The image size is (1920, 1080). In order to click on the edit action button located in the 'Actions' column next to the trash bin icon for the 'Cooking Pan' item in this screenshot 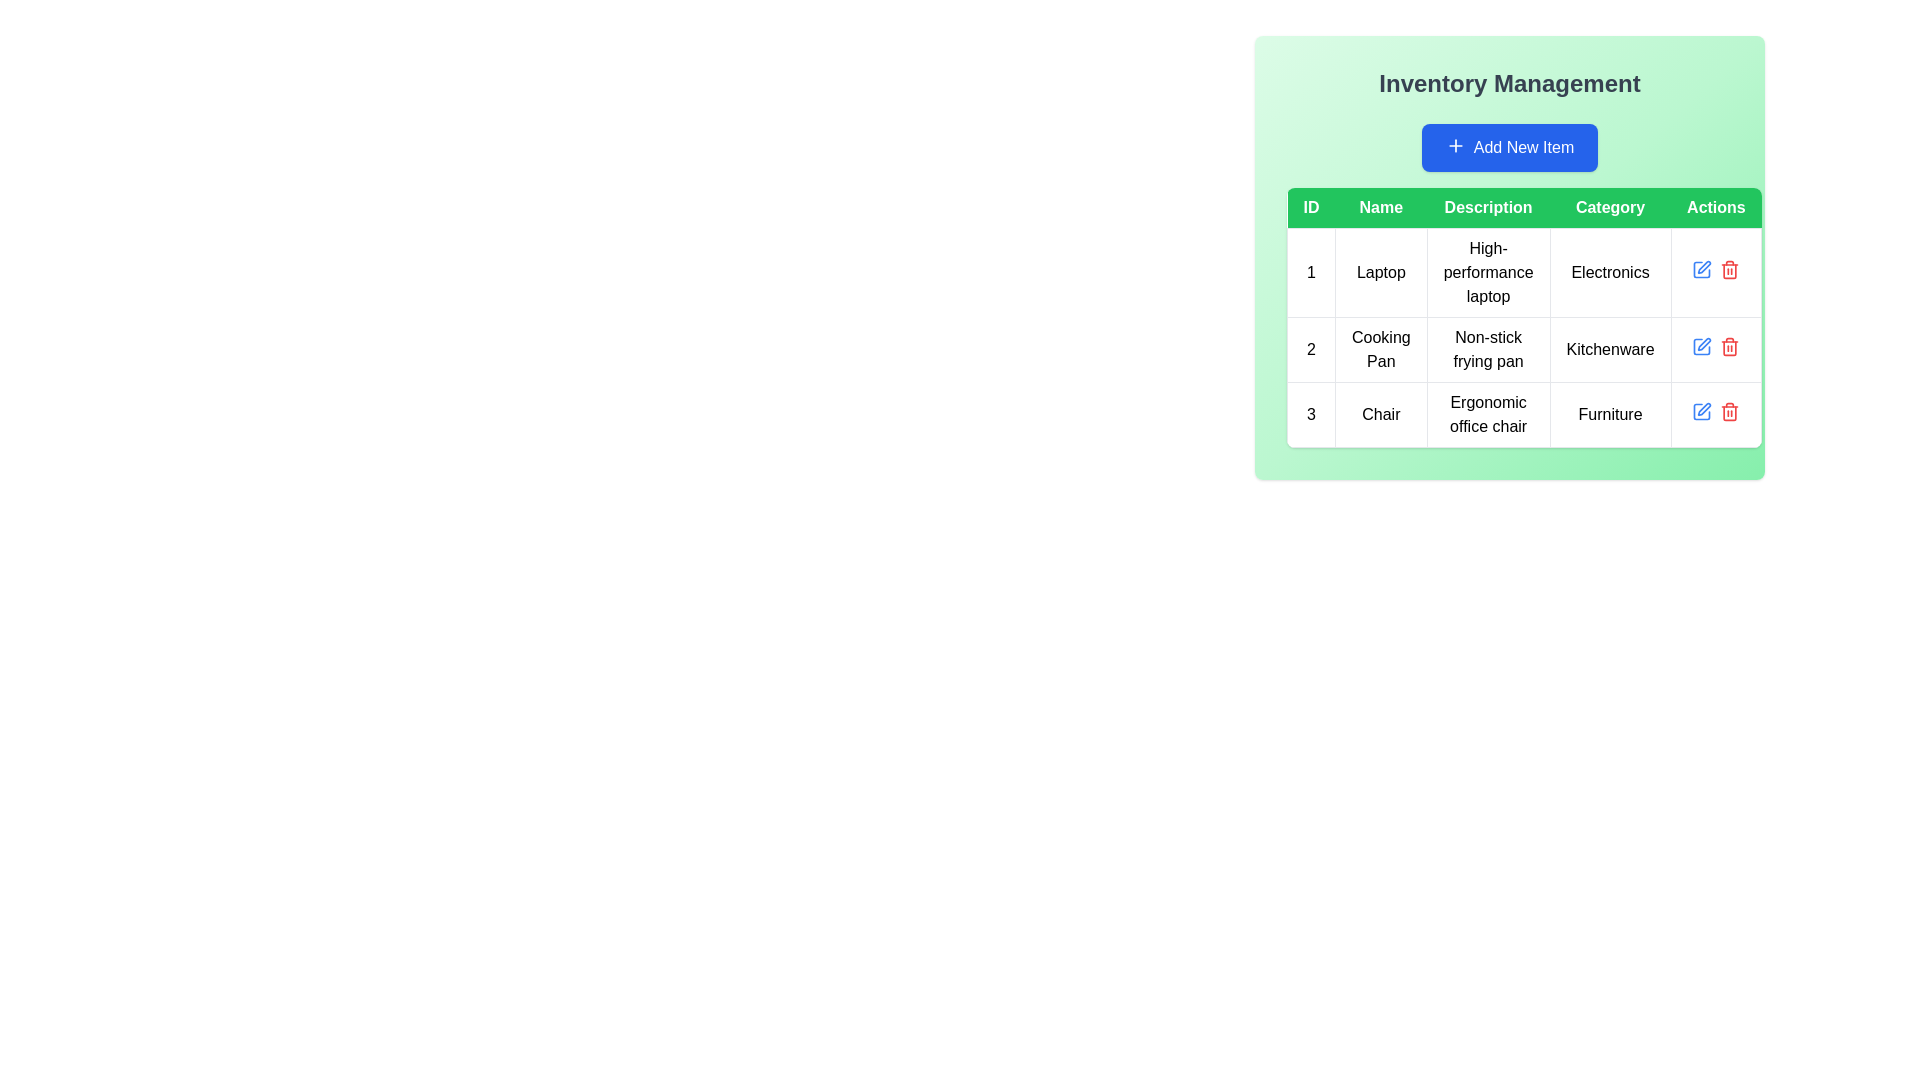, I will do `click(1703, 342)`.